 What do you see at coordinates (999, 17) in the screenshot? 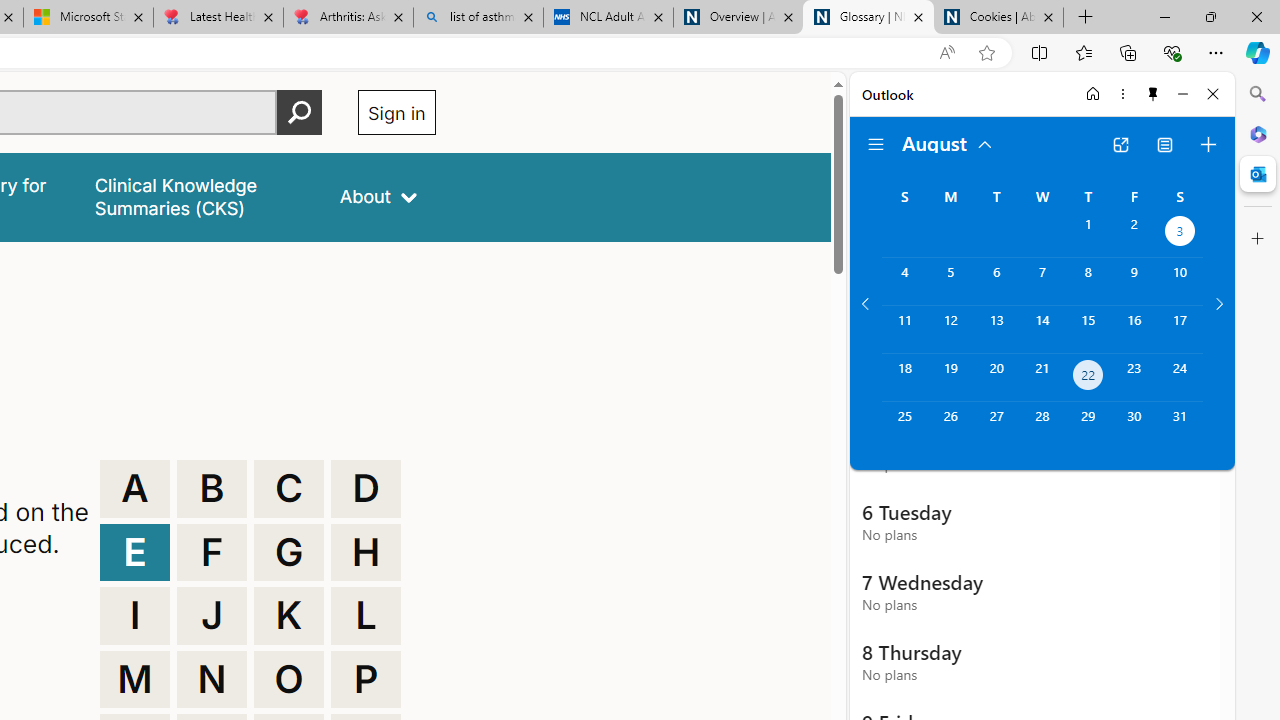
I see `'Cookies | About | NICE'` at bounding box center [999, 17].